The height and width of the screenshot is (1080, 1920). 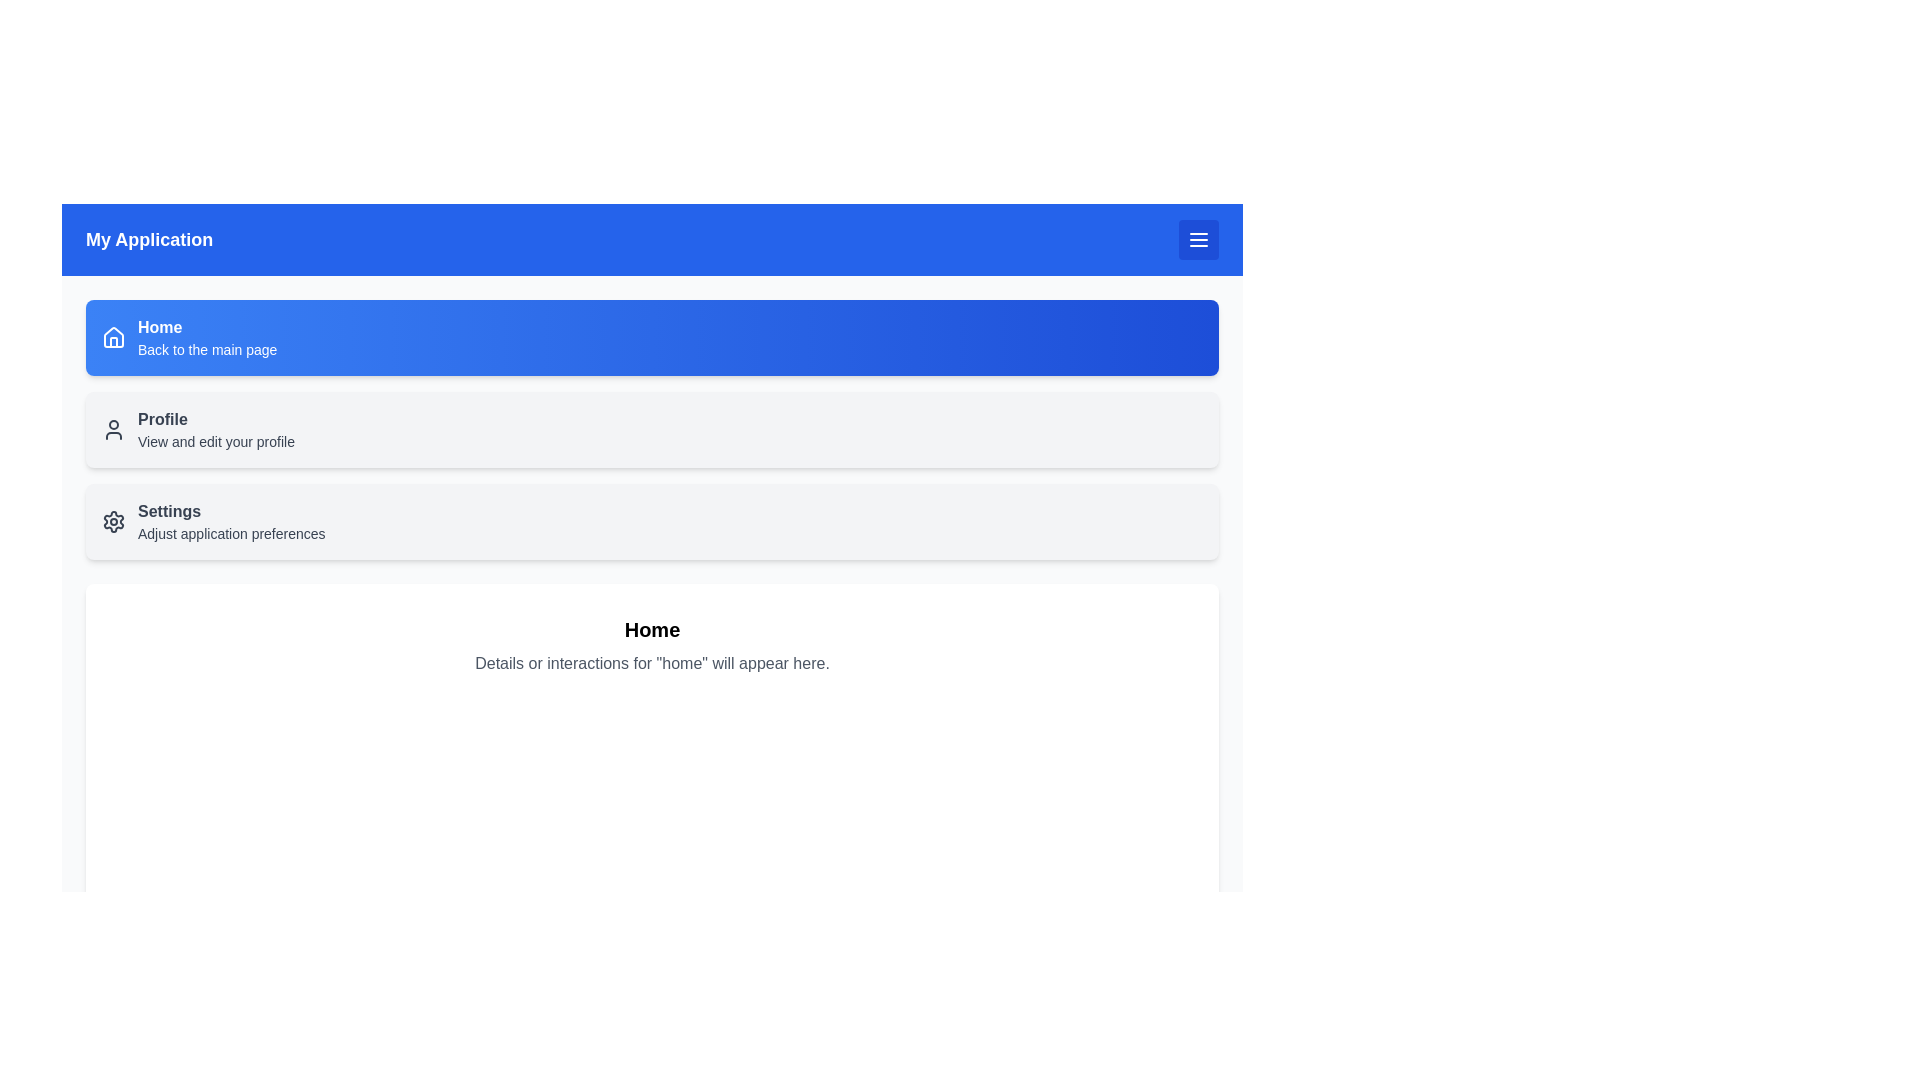 What do you see at coordinates (148, 238) in the screenshot?
I see `the static text label that serves as the title or branding label for the application, located in the horizontal blue header bar at the top of the interface` at bounding box center [148, 238].